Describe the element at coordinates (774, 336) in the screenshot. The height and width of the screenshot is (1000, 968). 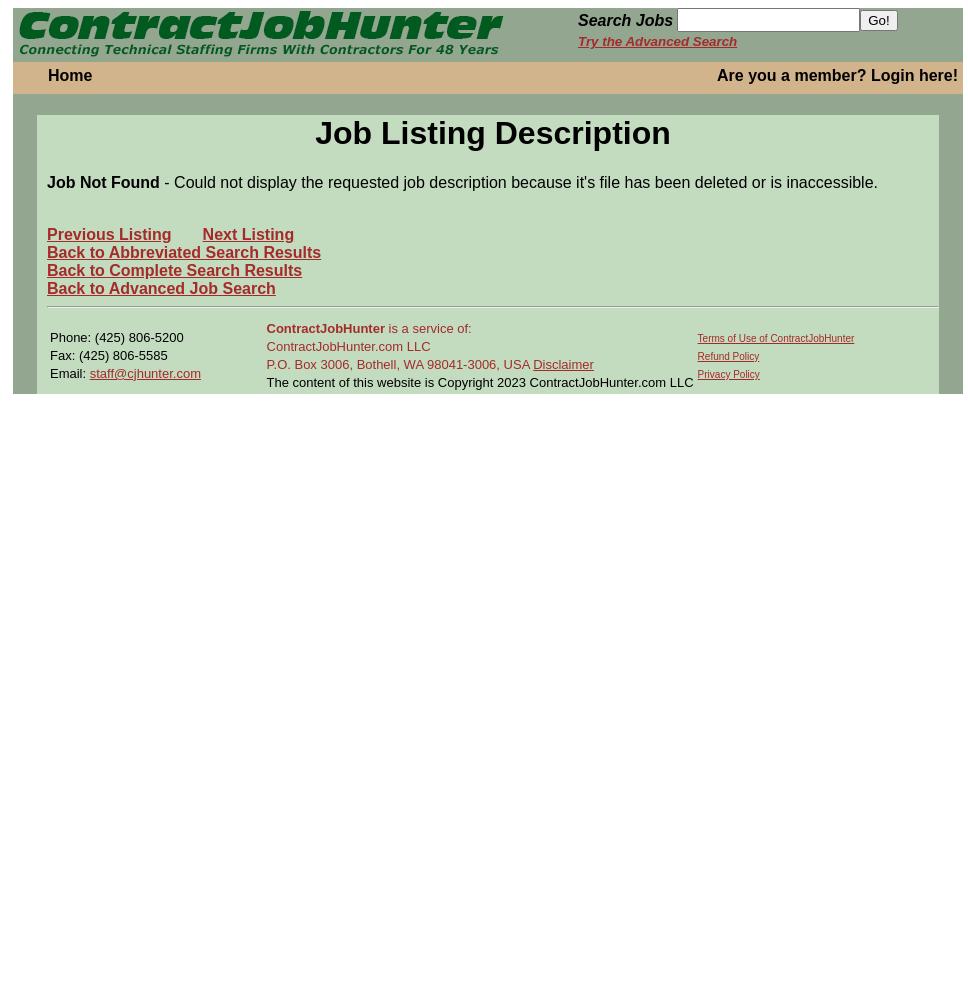
I see `'Terms of Use of ContractJobHunter'` at that location.